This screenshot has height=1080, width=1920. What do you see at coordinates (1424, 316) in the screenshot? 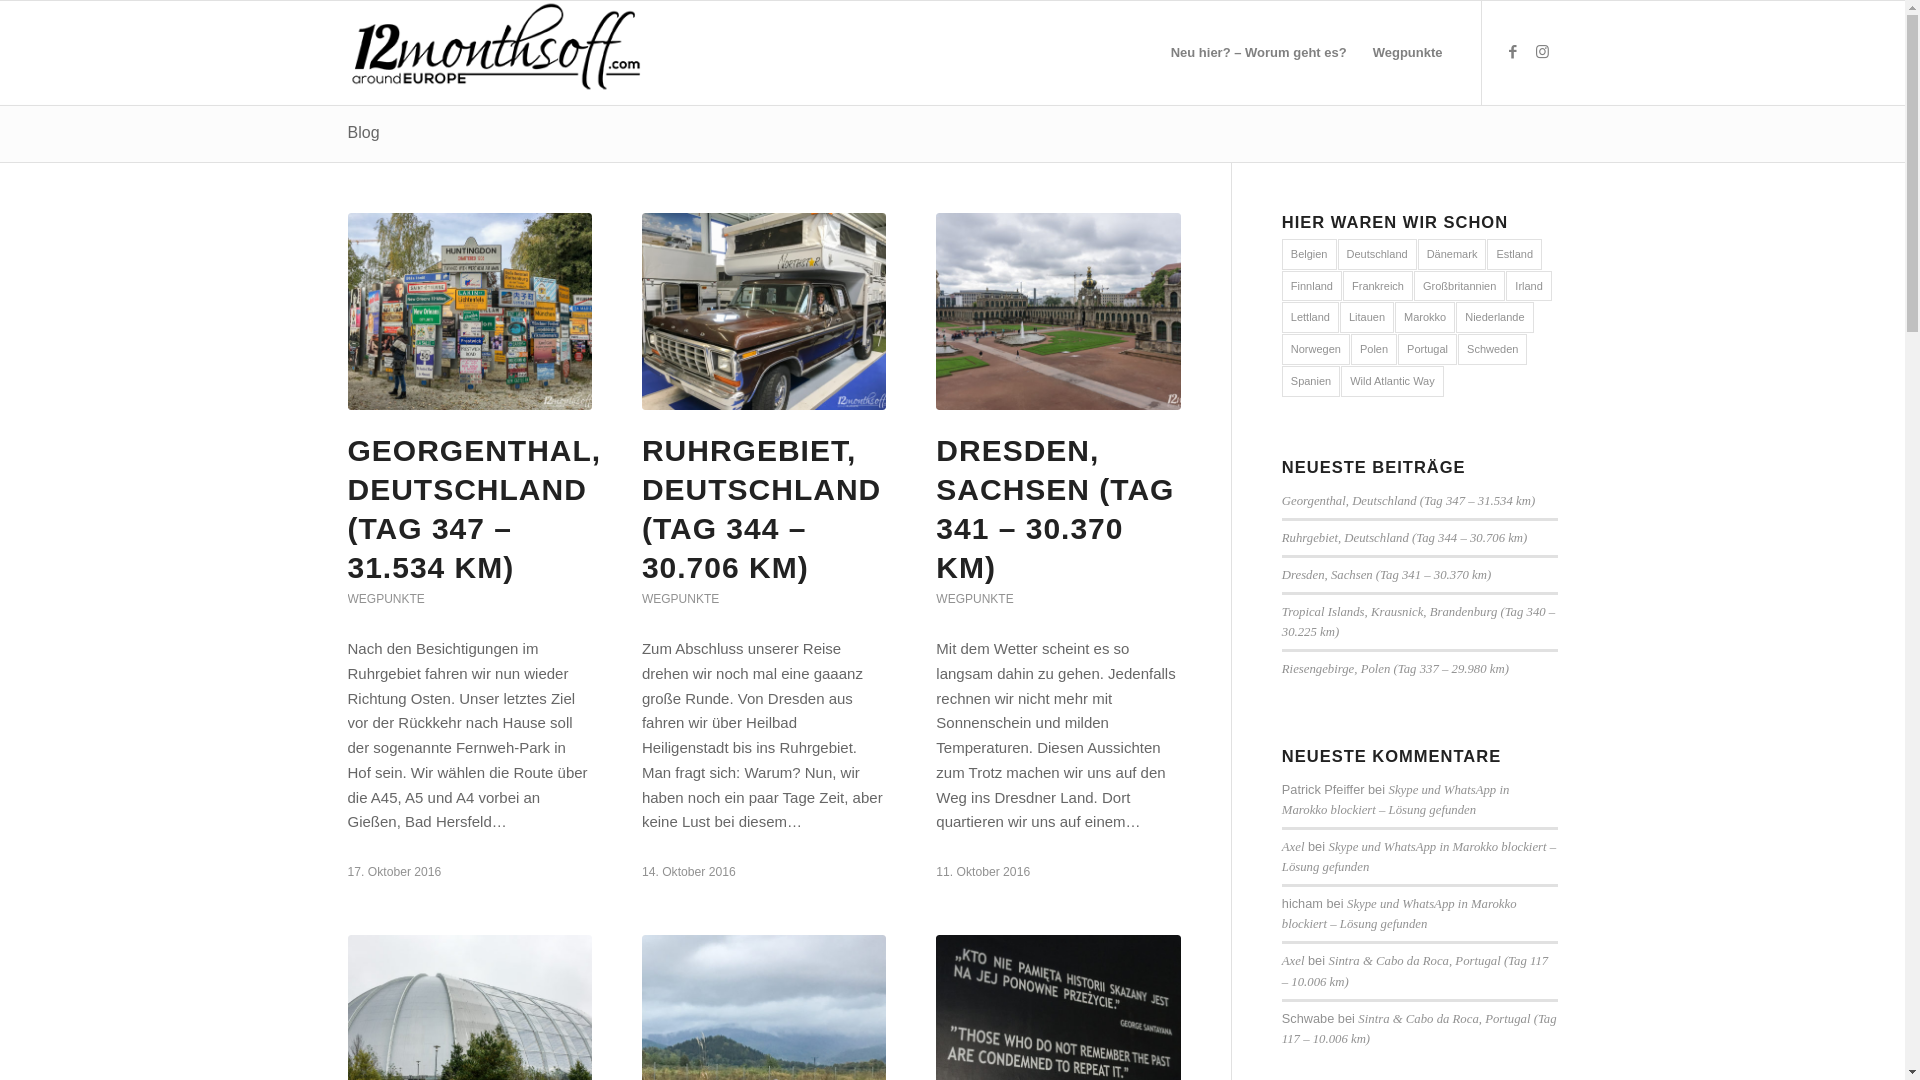
I see `'Marokko'` at bounding box center [1424, 316].